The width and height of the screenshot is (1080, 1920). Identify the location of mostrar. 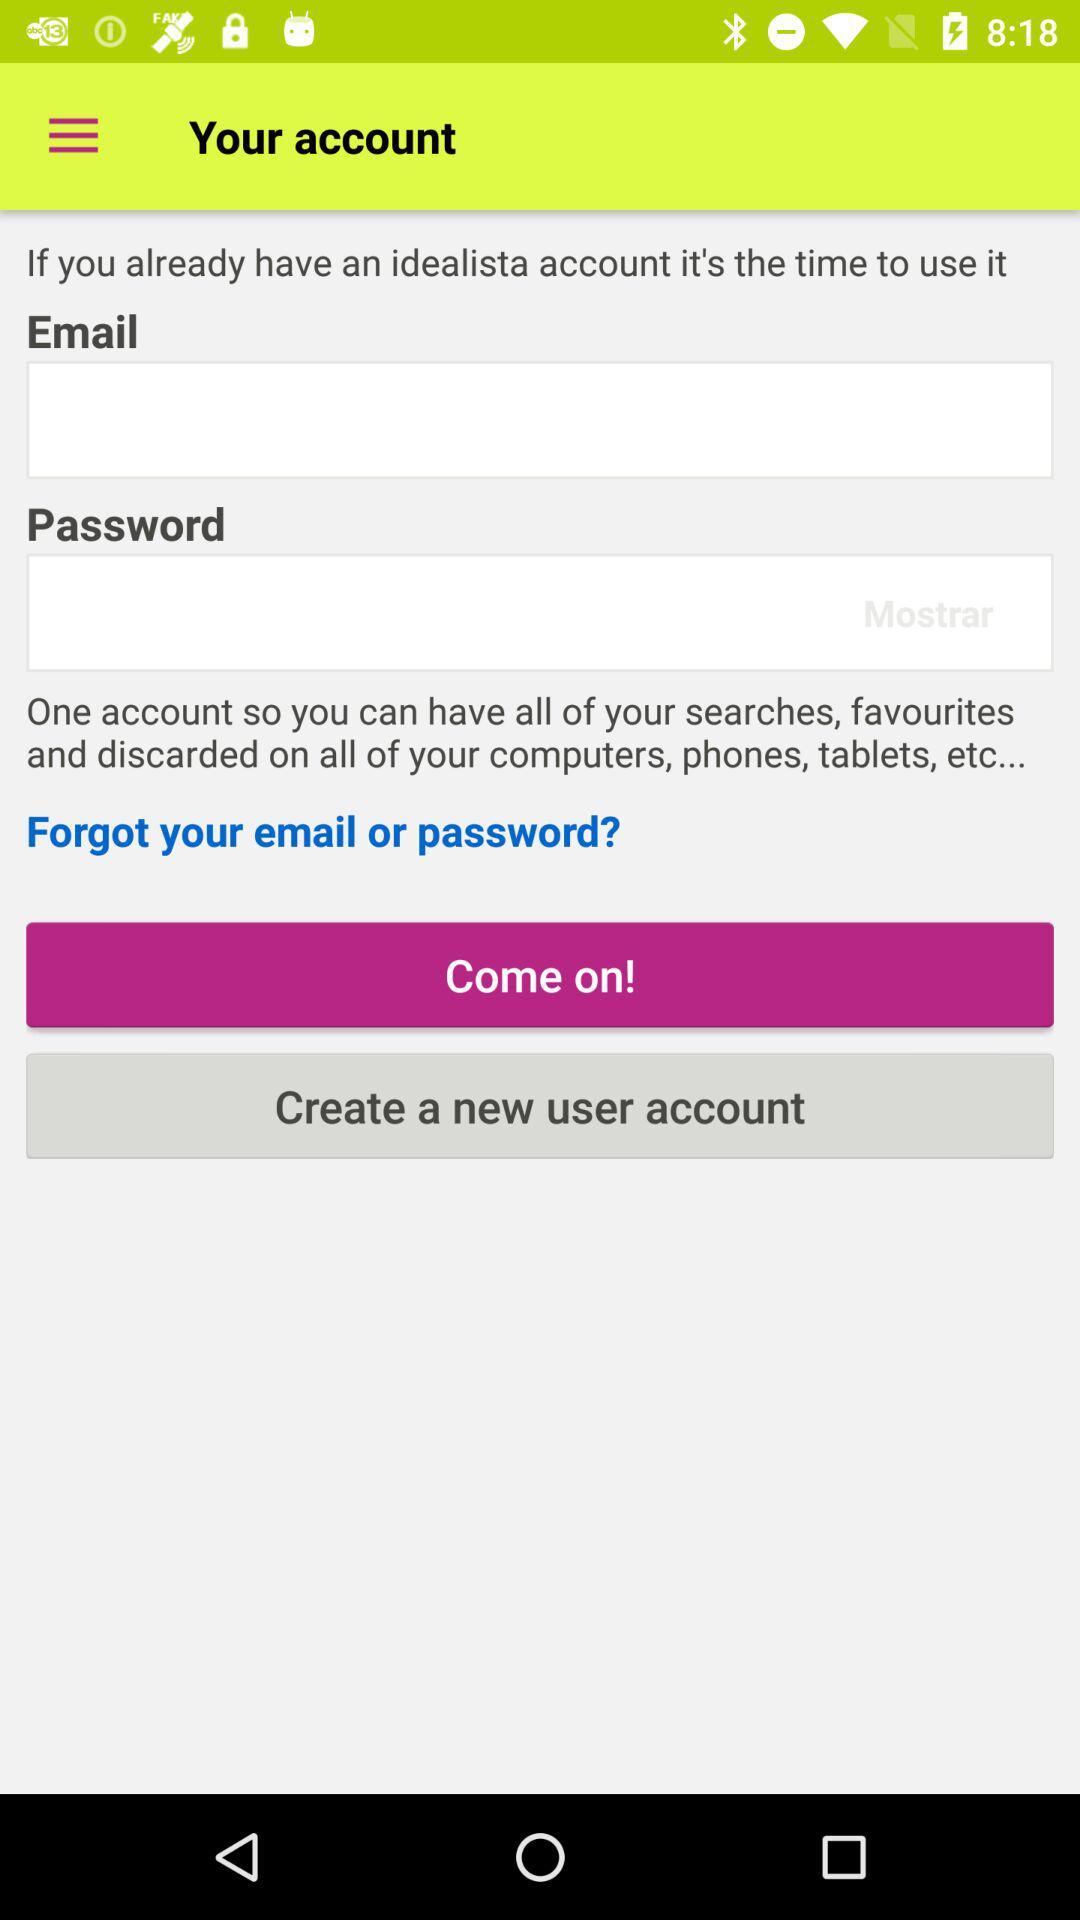
(928, 611).